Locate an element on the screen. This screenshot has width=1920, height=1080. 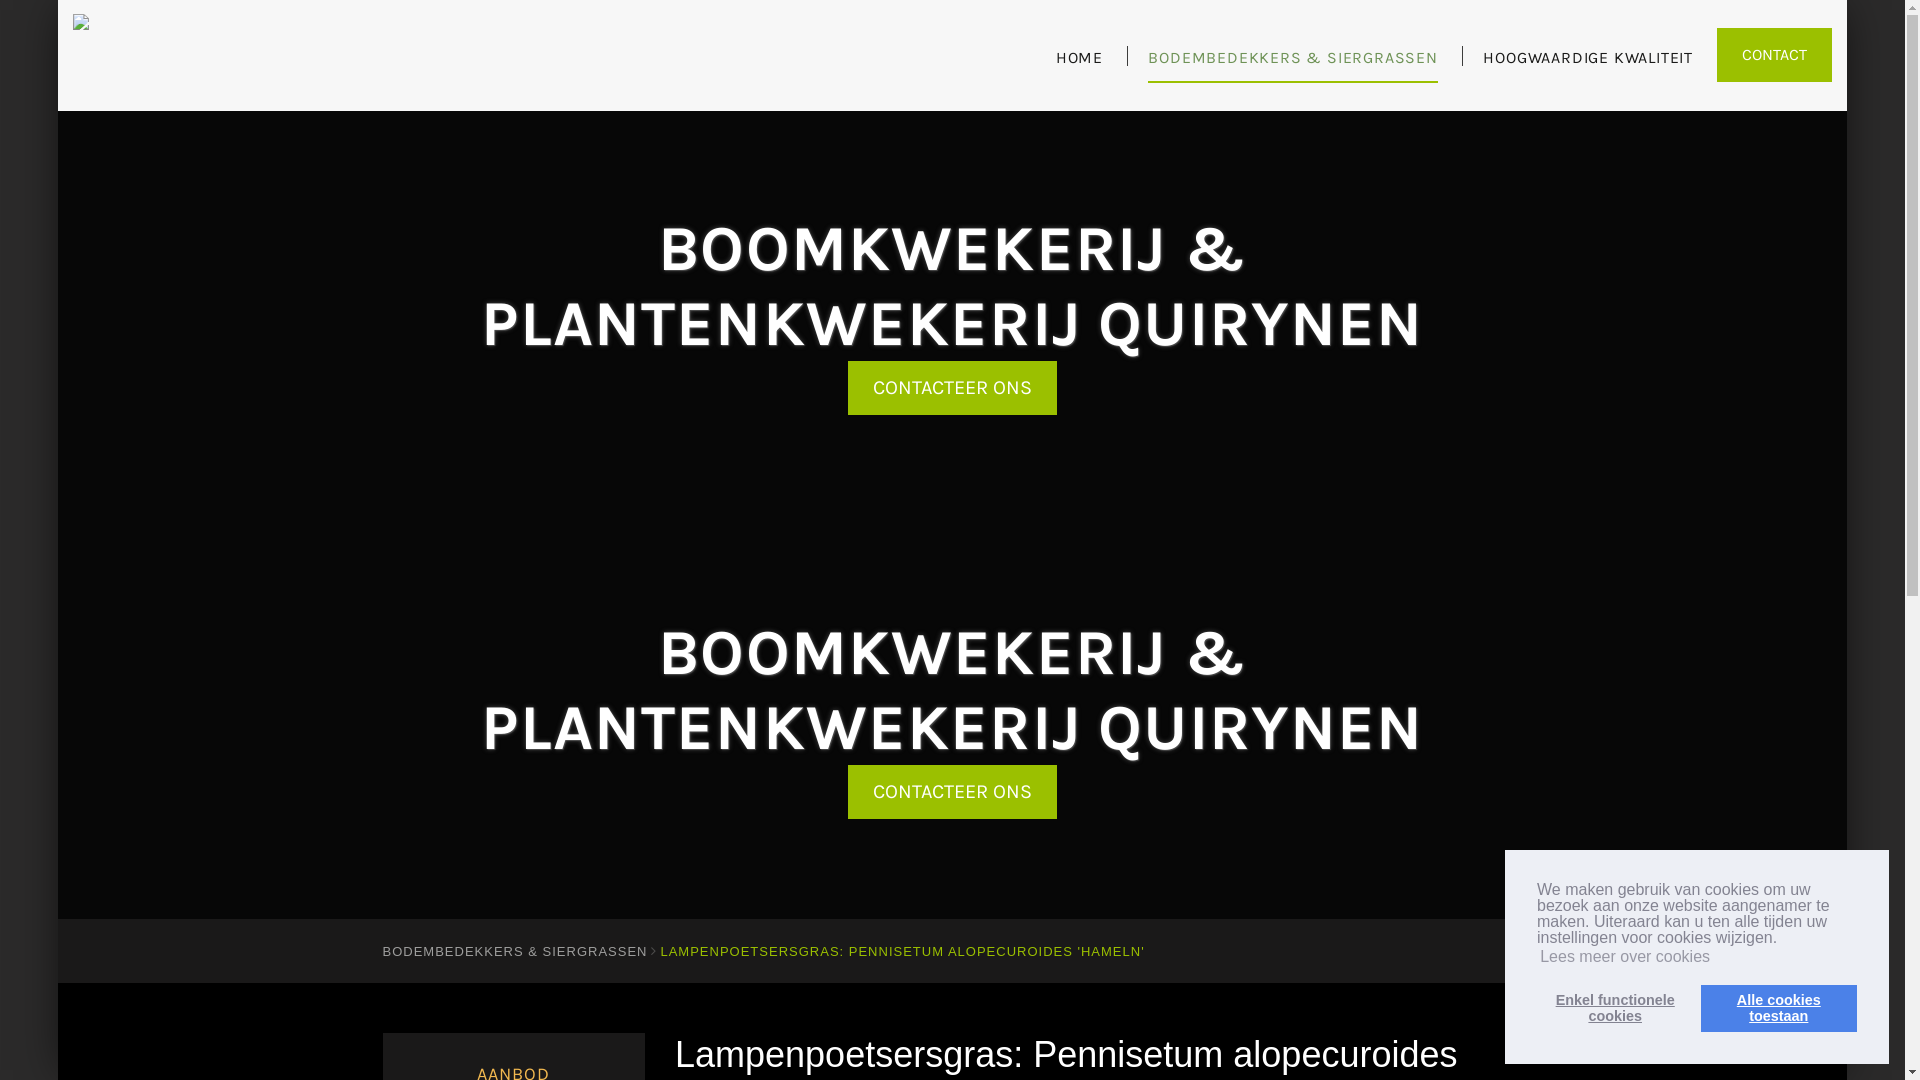
'Alle cookies is located at coordinates (1779, 1007).